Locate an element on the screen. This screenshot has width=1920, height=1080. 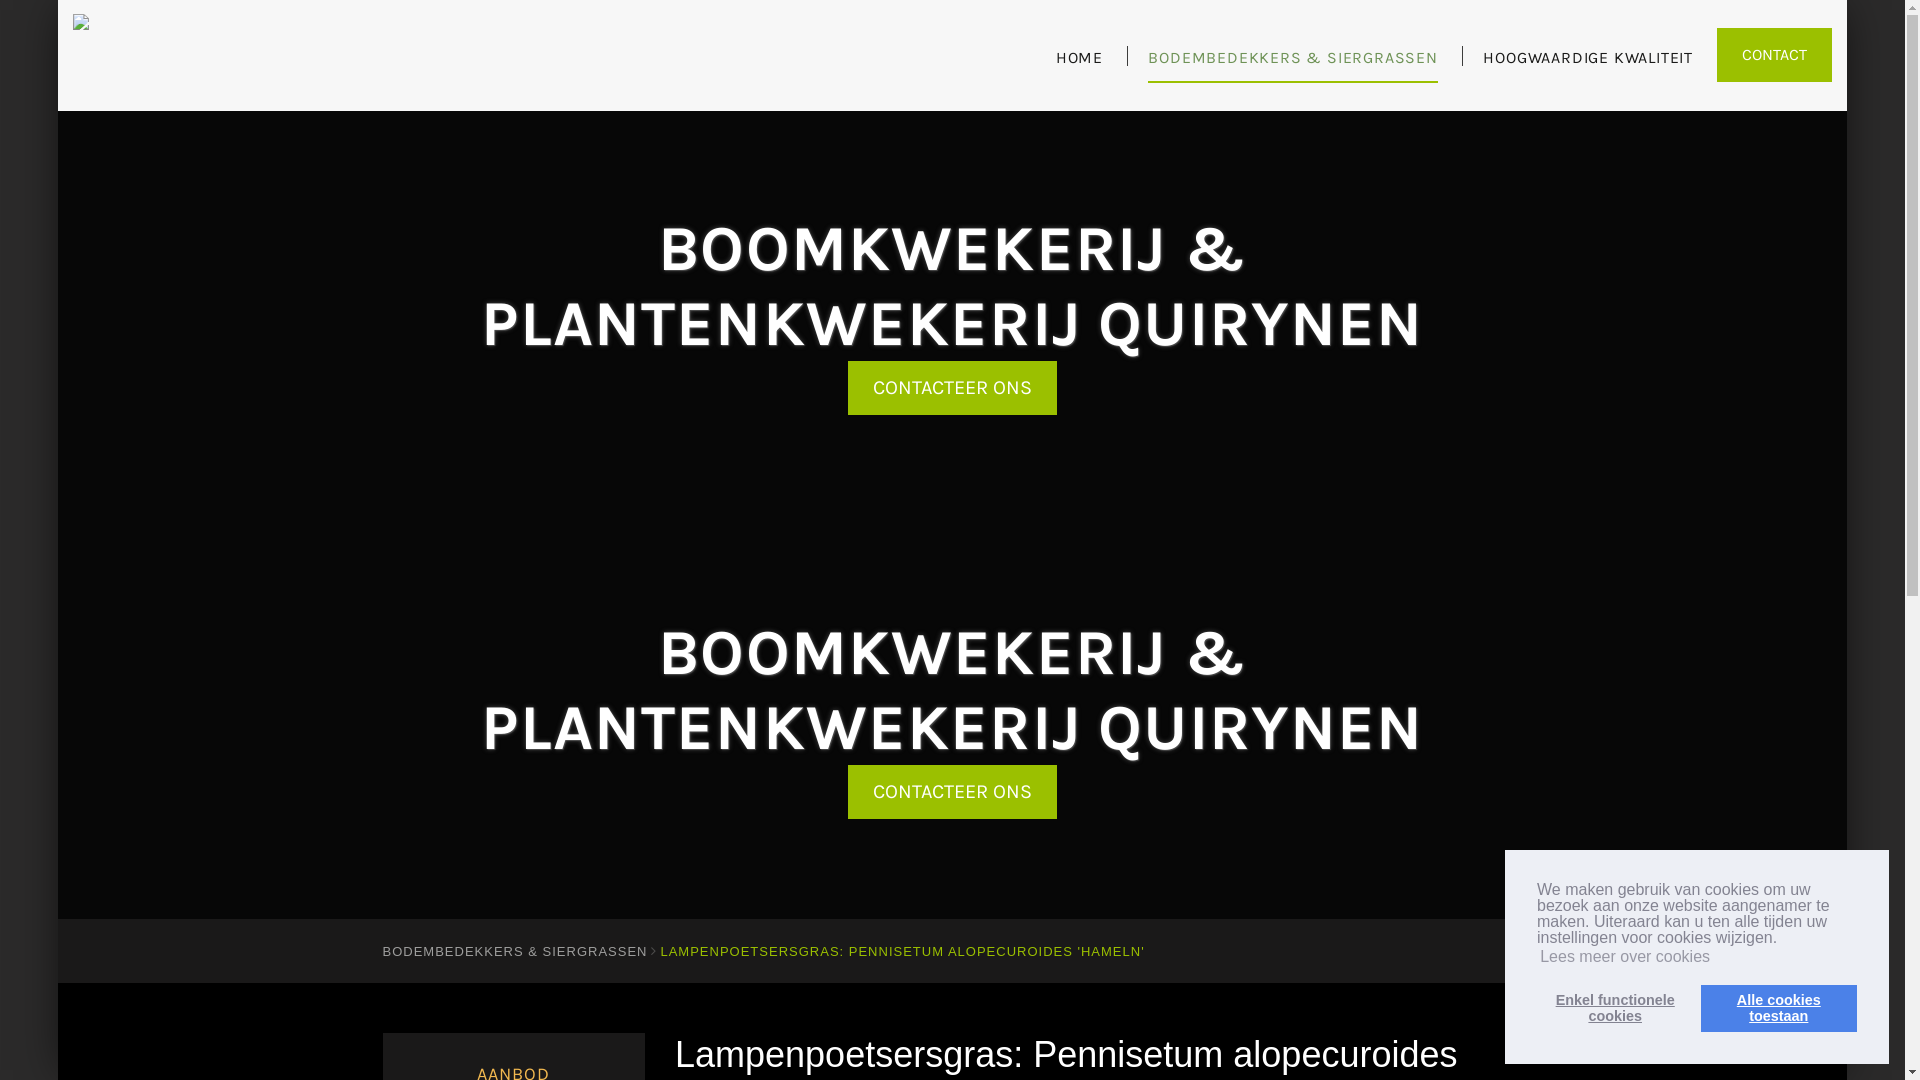
'Alle cookies is located at coordinates (1779, 1007).